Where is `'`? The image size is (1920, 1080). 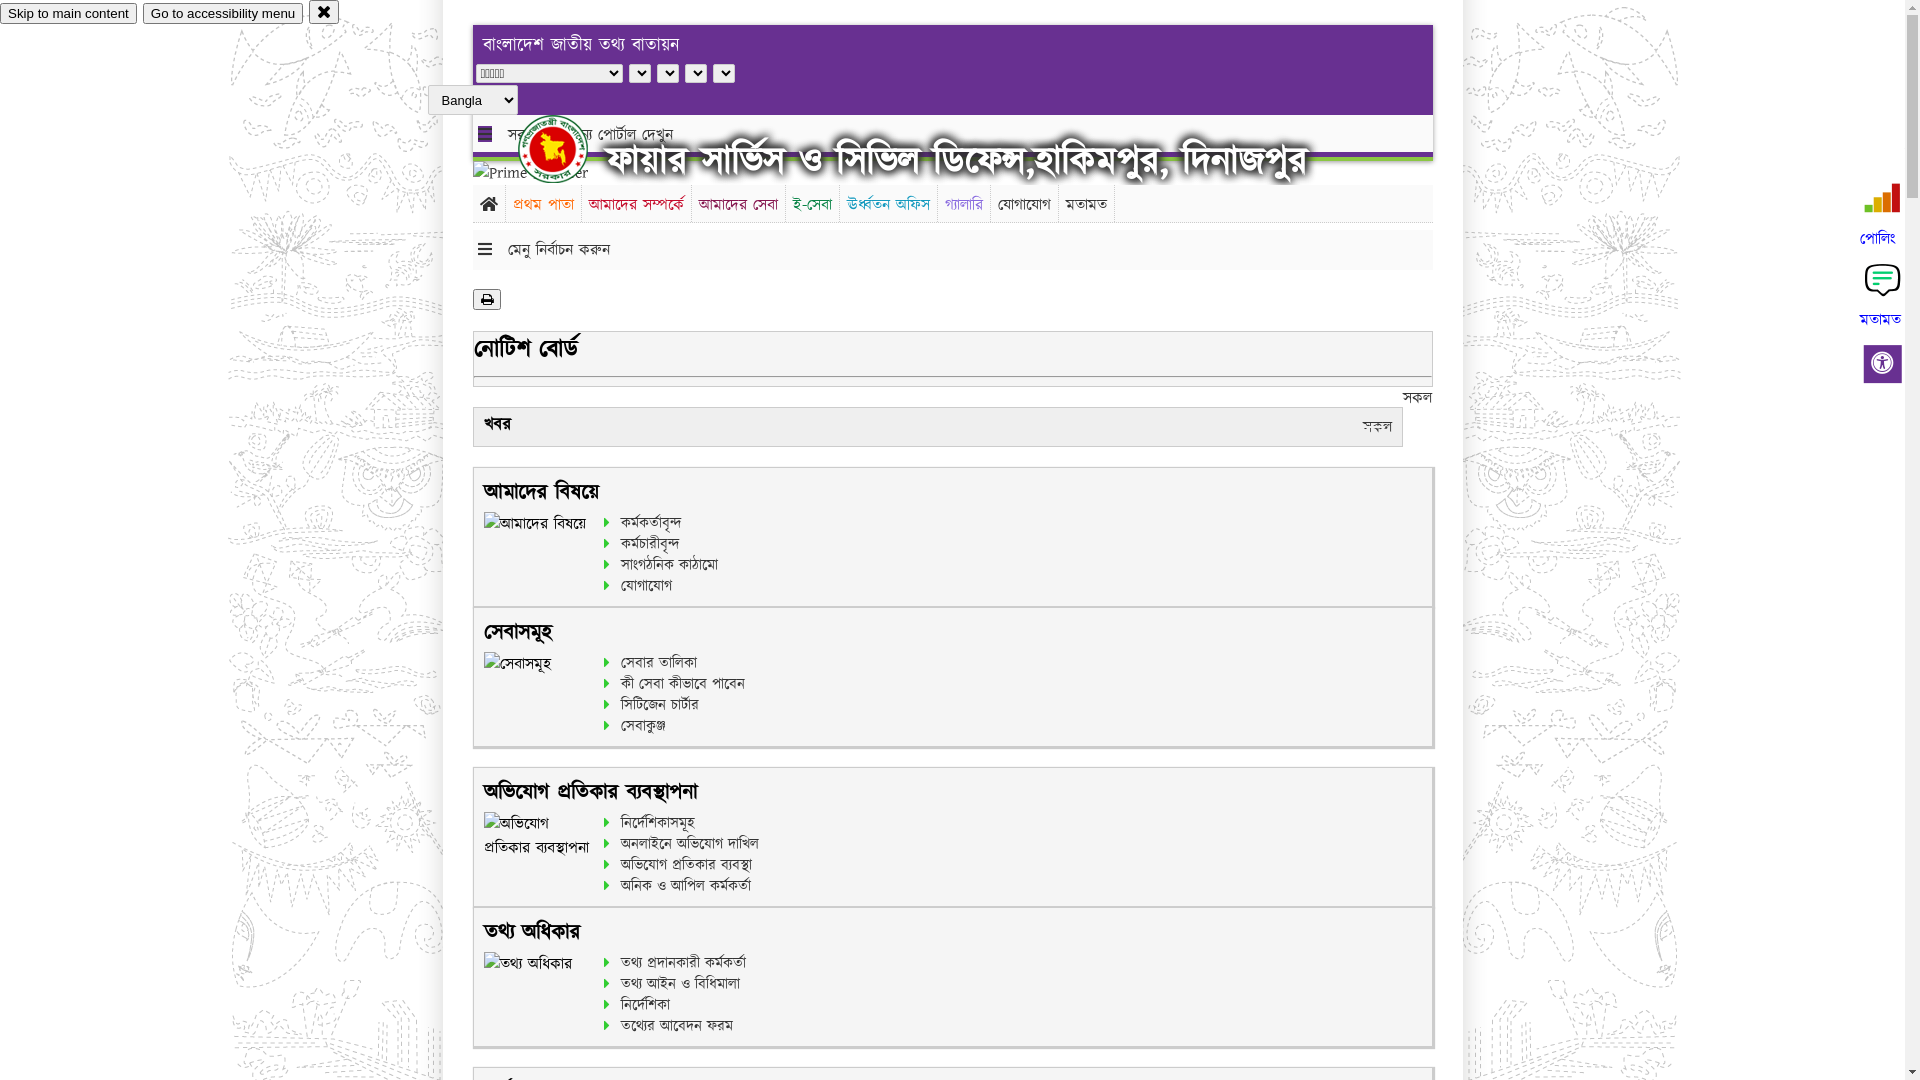
' is located at coordinates (569, 148).